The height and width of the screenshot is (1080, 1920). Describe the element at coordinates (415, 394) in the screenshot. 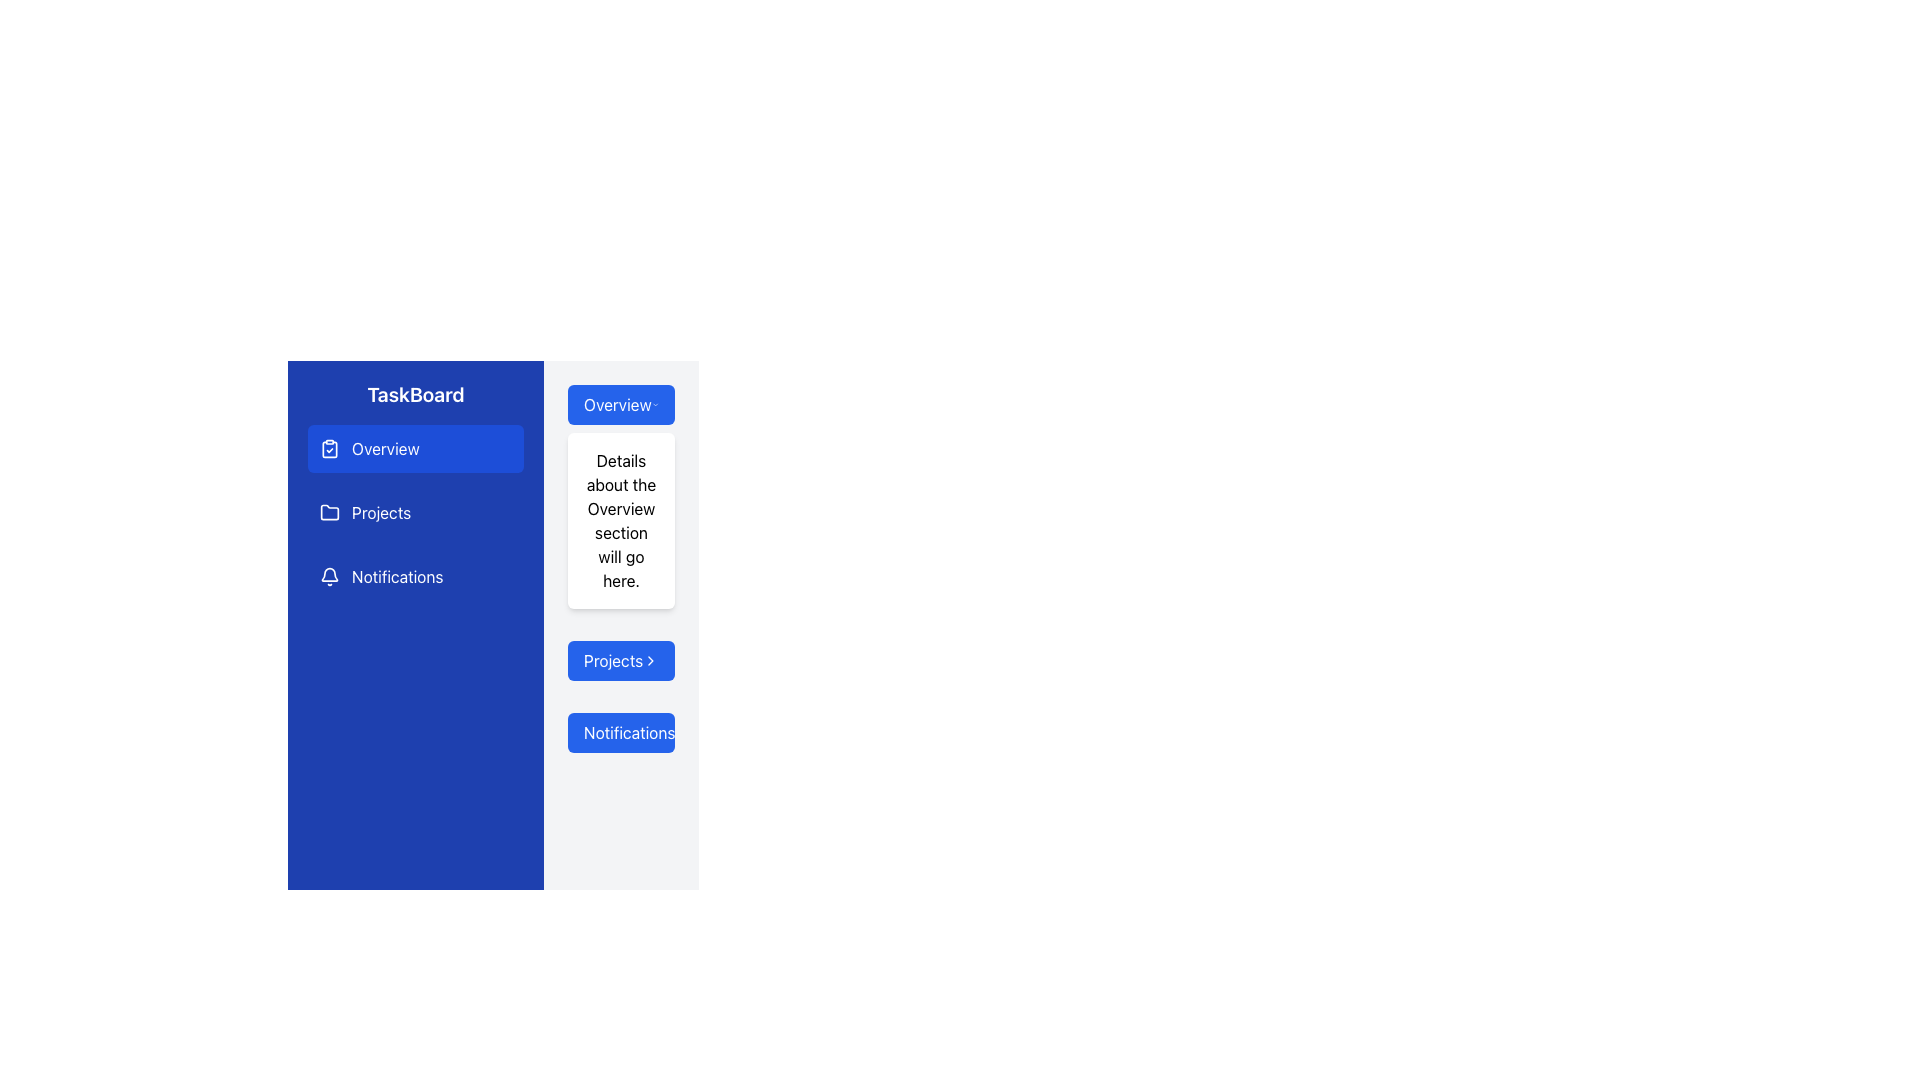

I see `text content of the Text Header located at the top of the vertical navigation panel, which serves as the title for the section or application name` at that location.